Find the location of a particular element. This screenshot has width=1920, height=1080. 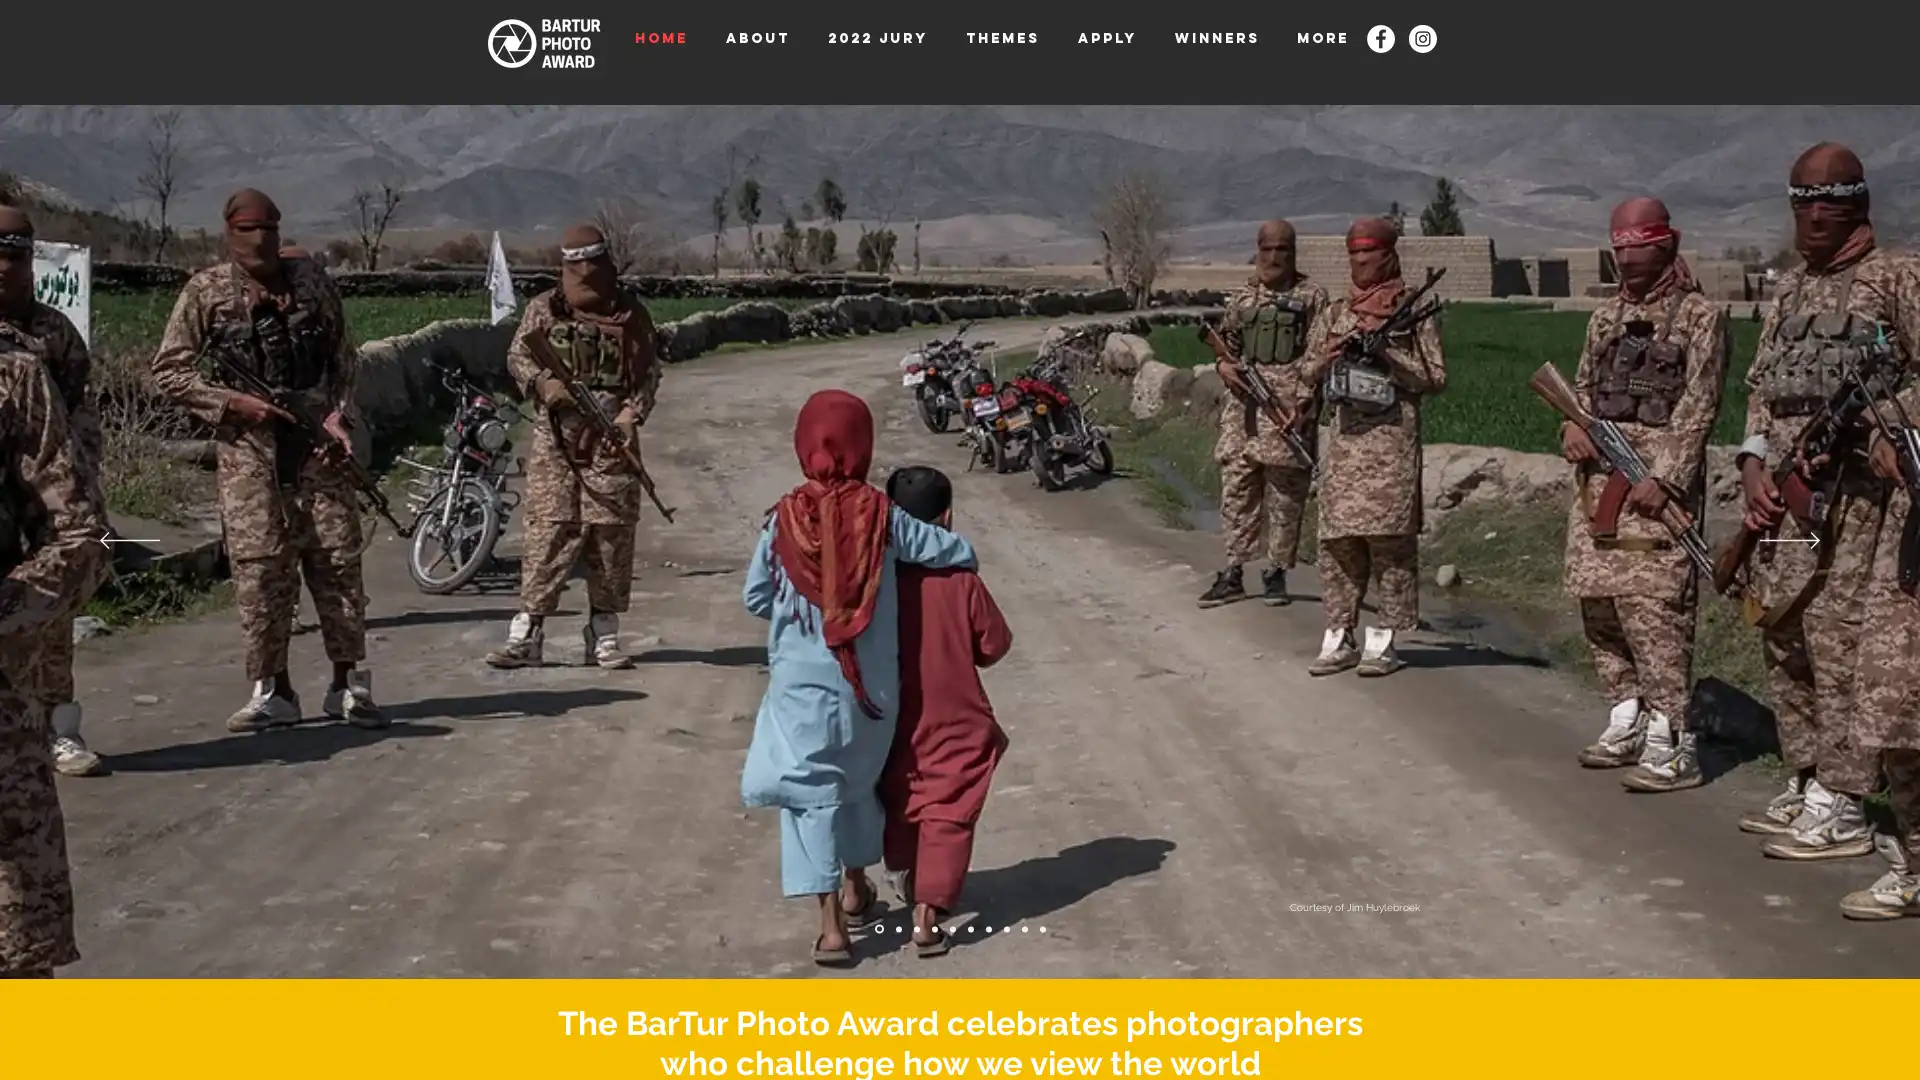

Next is located at coordinates (1790, 541).